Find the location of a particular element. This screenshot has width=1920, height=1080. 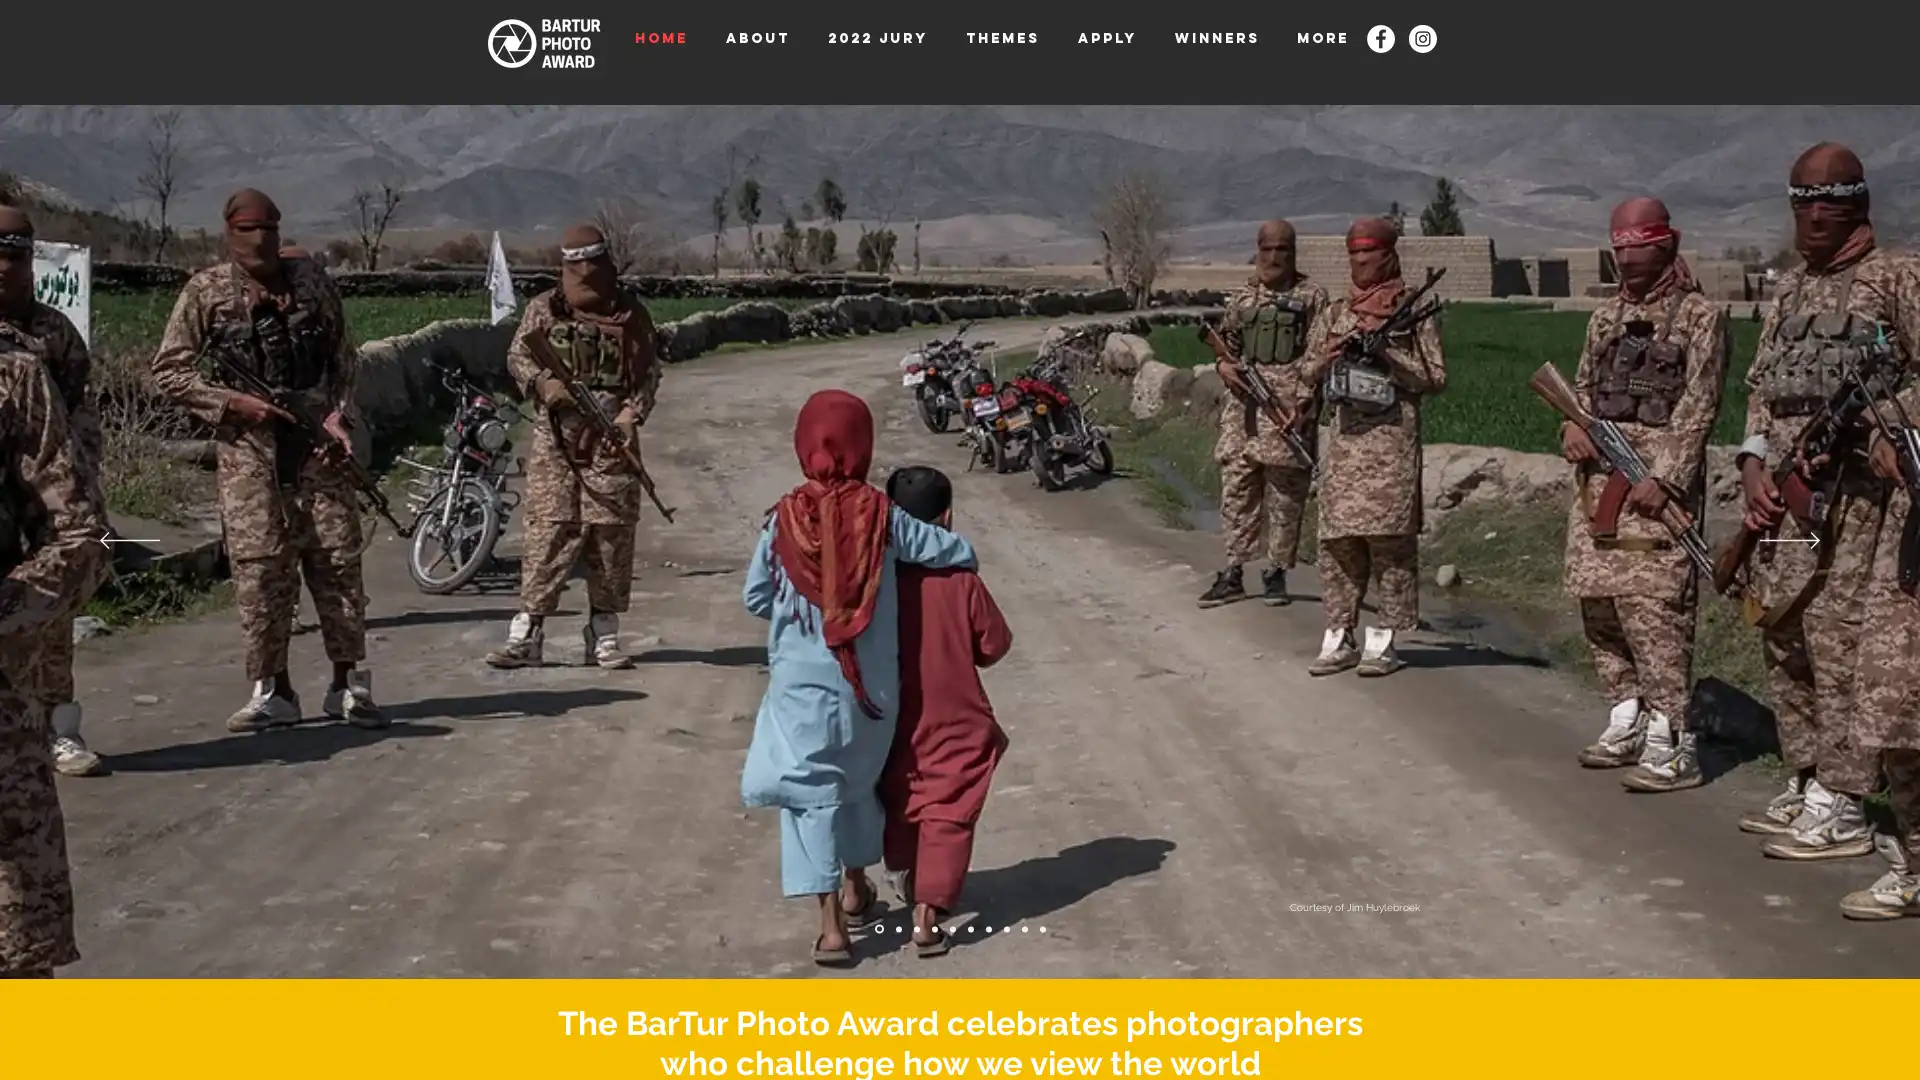

Next is located at coordinates (1790, 541).